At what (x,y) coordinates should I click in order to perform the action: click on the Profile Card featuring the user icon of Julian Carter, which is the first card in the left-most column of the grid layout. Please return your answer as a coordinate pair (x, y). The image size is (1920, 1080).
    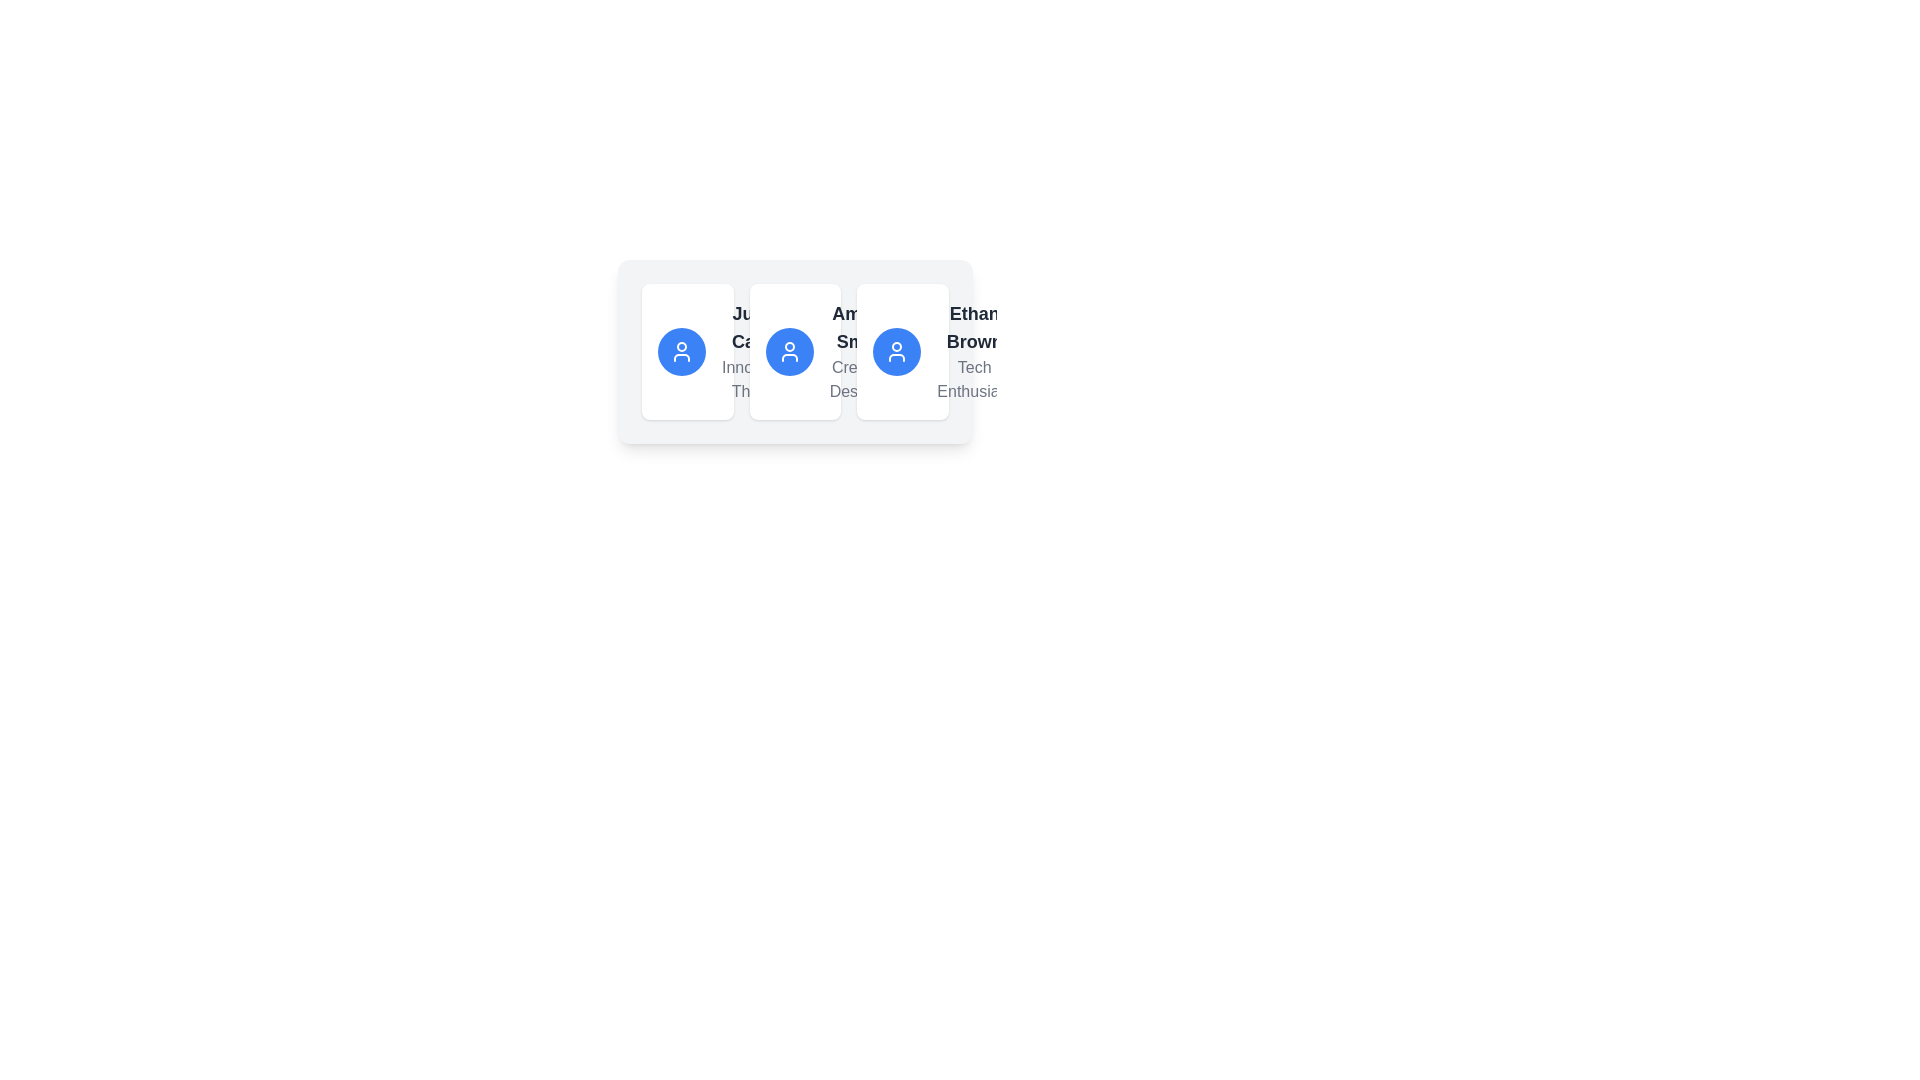
    Looking at the image, I should click on (687, 350).